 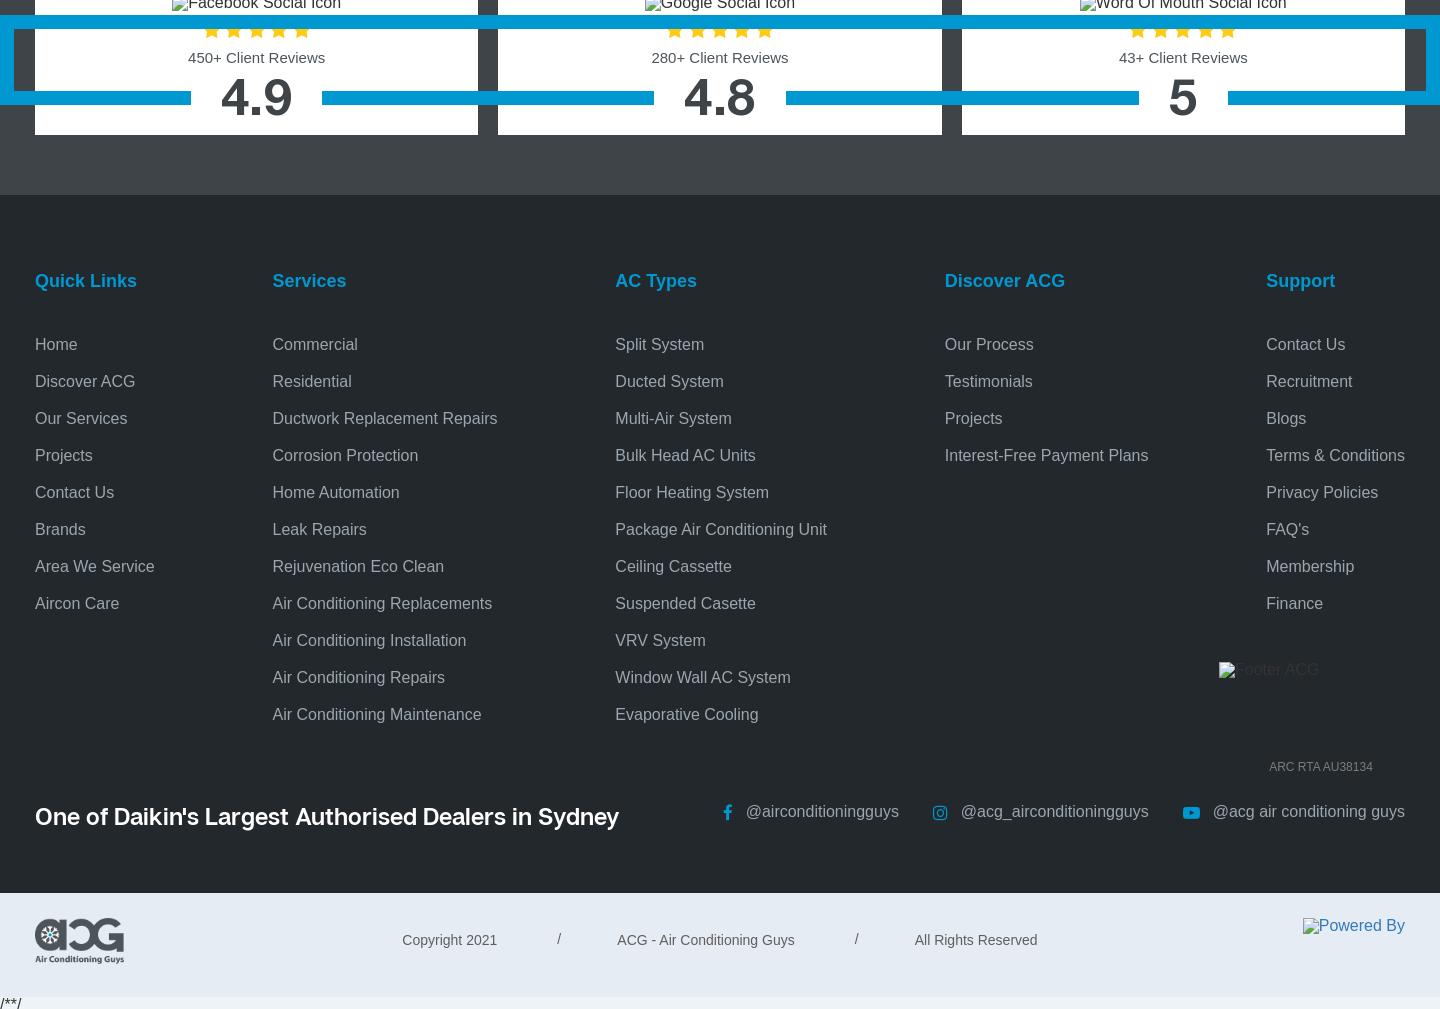 What do you see at coordinates (59, 528) in the screenshot?
I see `'Brands'` at bounding box center [59, 528].